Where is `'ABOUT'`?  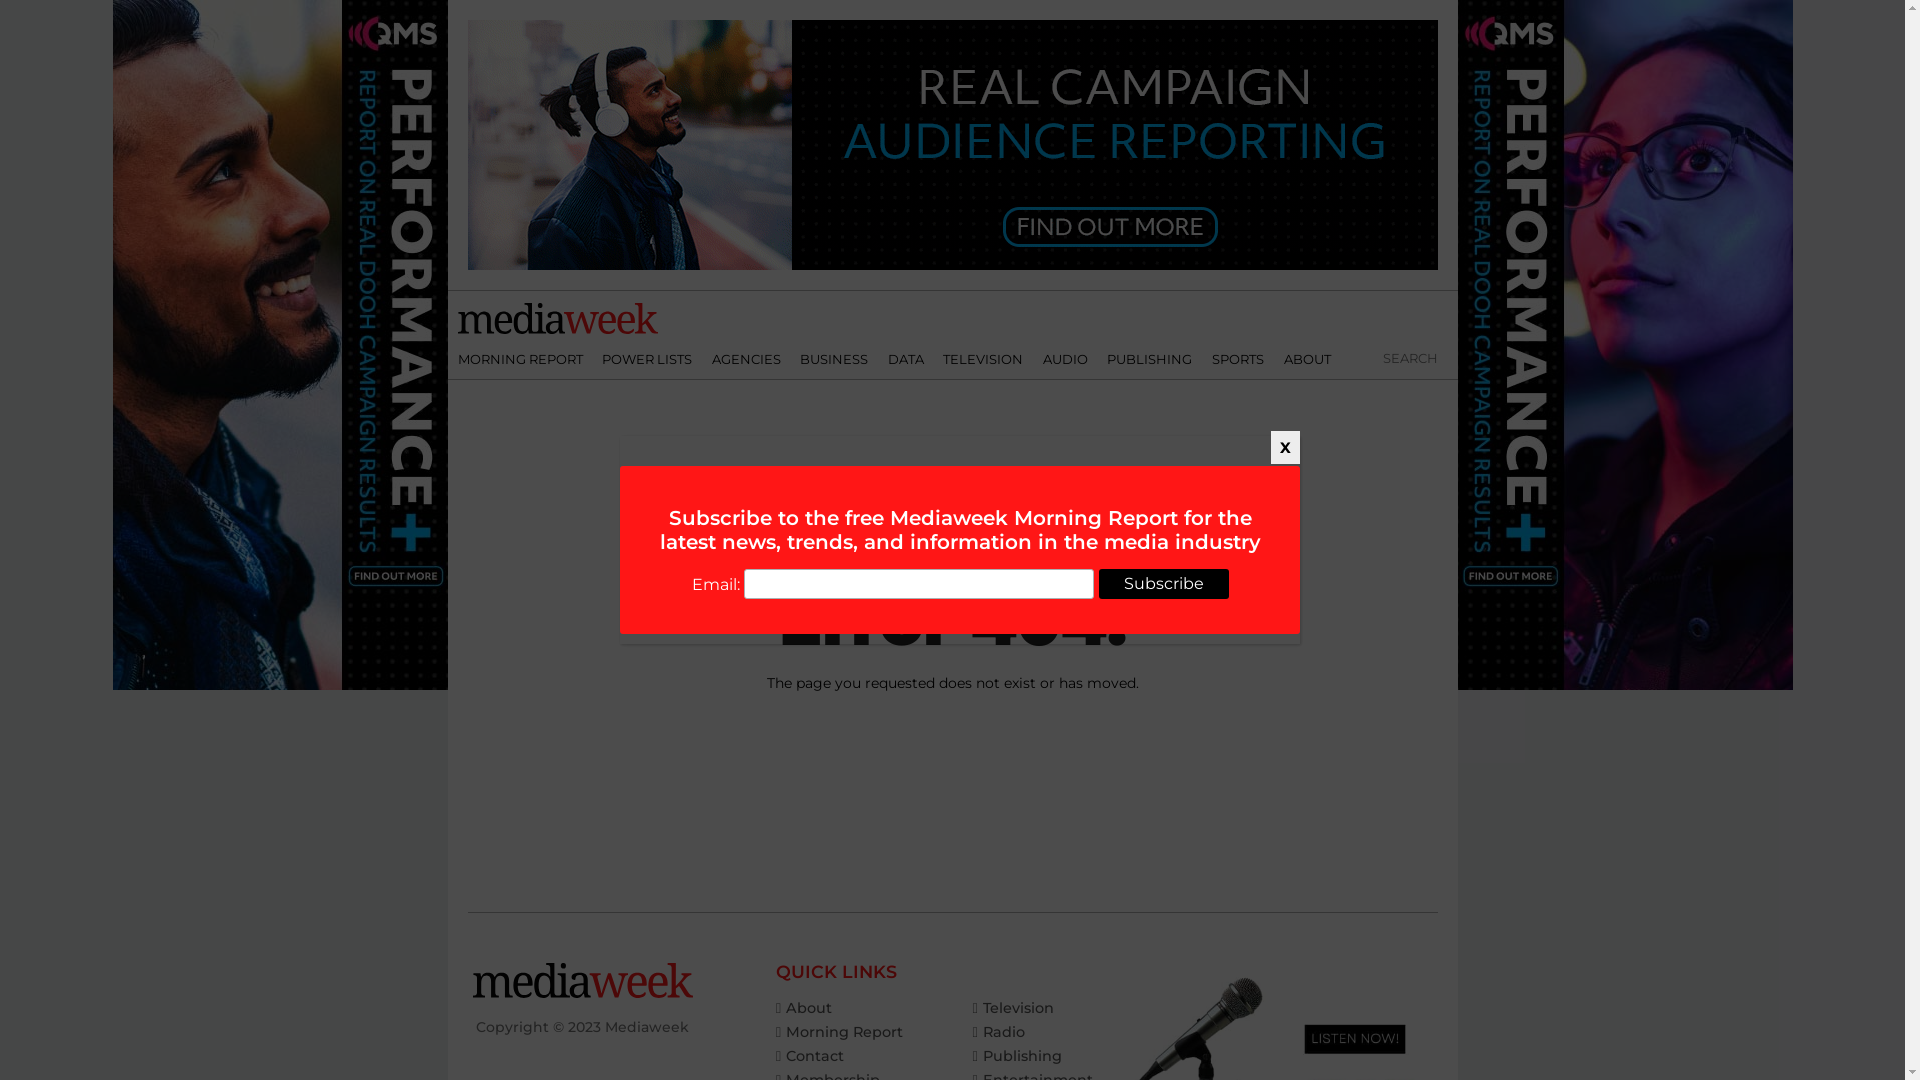
'ABOUT' is located at coordinates (1307, 357).